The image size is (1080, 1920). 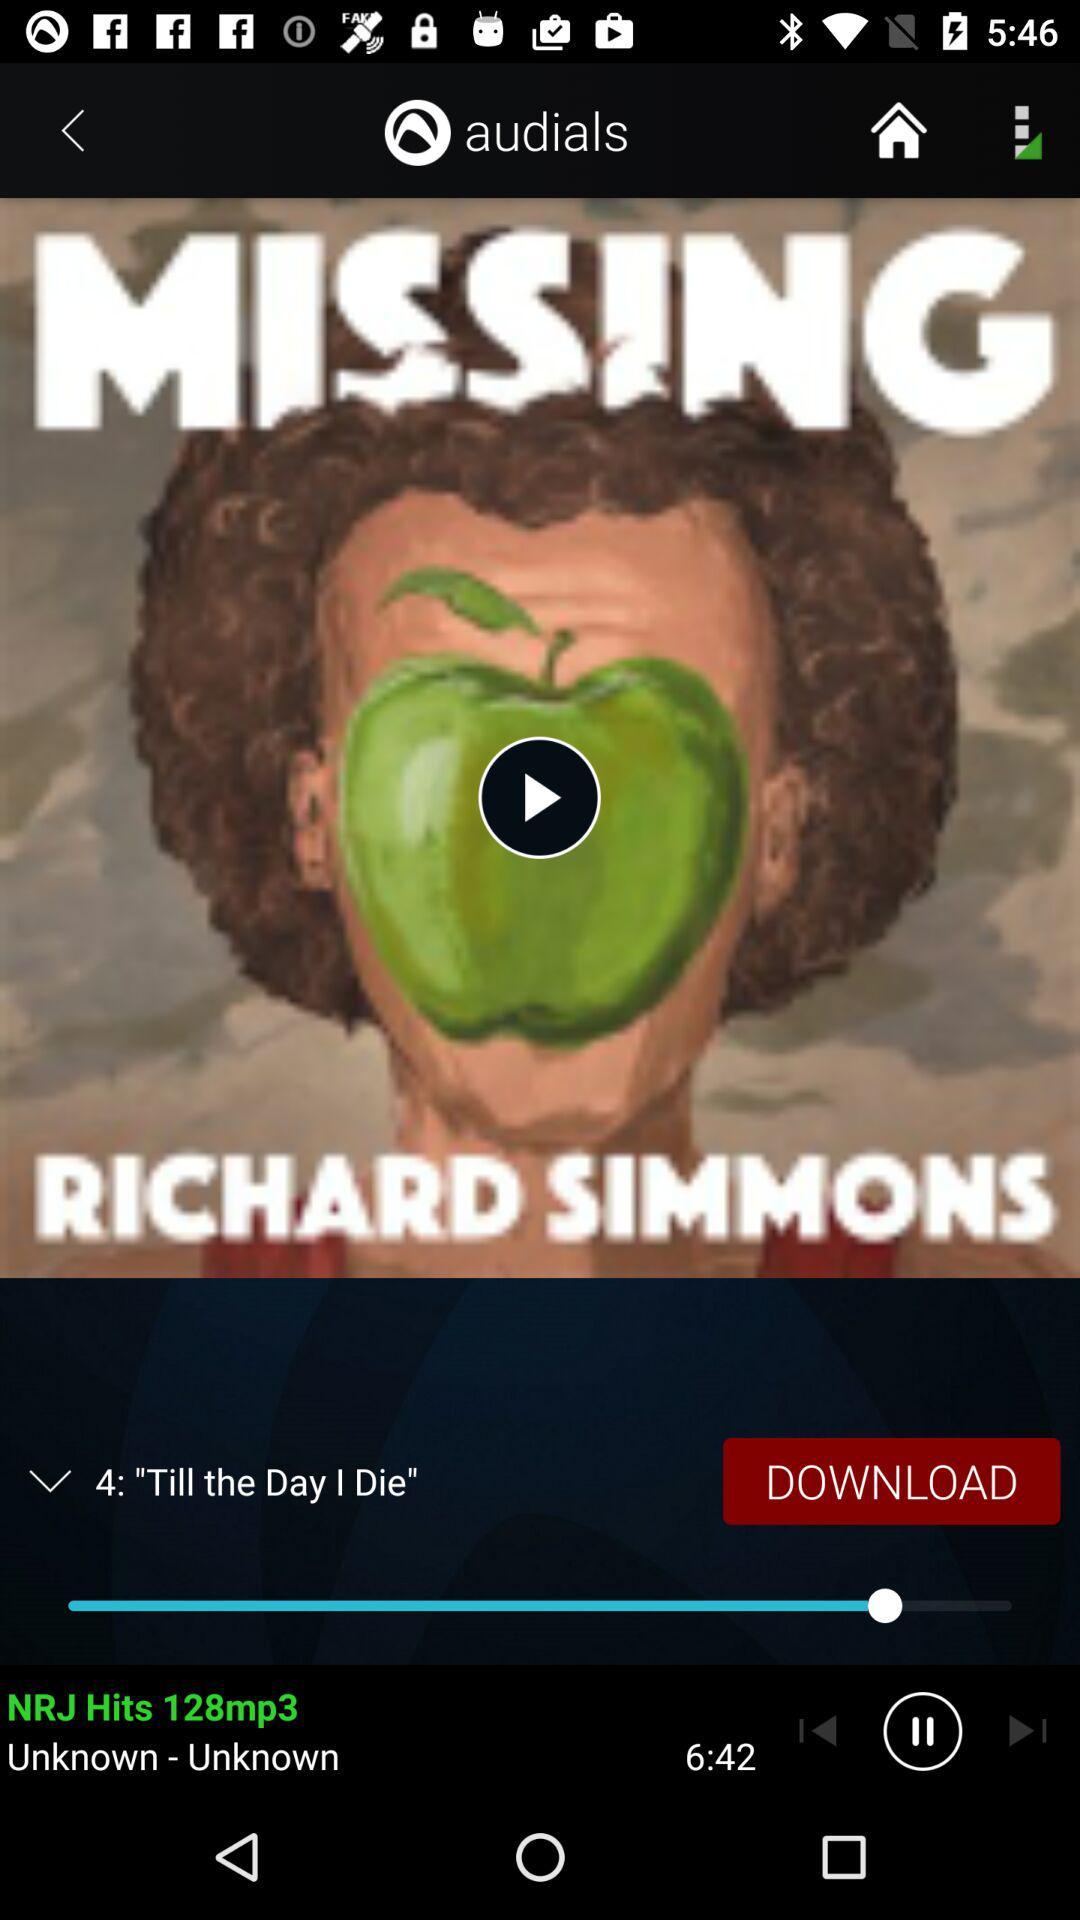 What do you see at coordinates (890, 1481) in the screenshot?
I see `item next to the 4 till the icon` at bounding box center [890, 1481].